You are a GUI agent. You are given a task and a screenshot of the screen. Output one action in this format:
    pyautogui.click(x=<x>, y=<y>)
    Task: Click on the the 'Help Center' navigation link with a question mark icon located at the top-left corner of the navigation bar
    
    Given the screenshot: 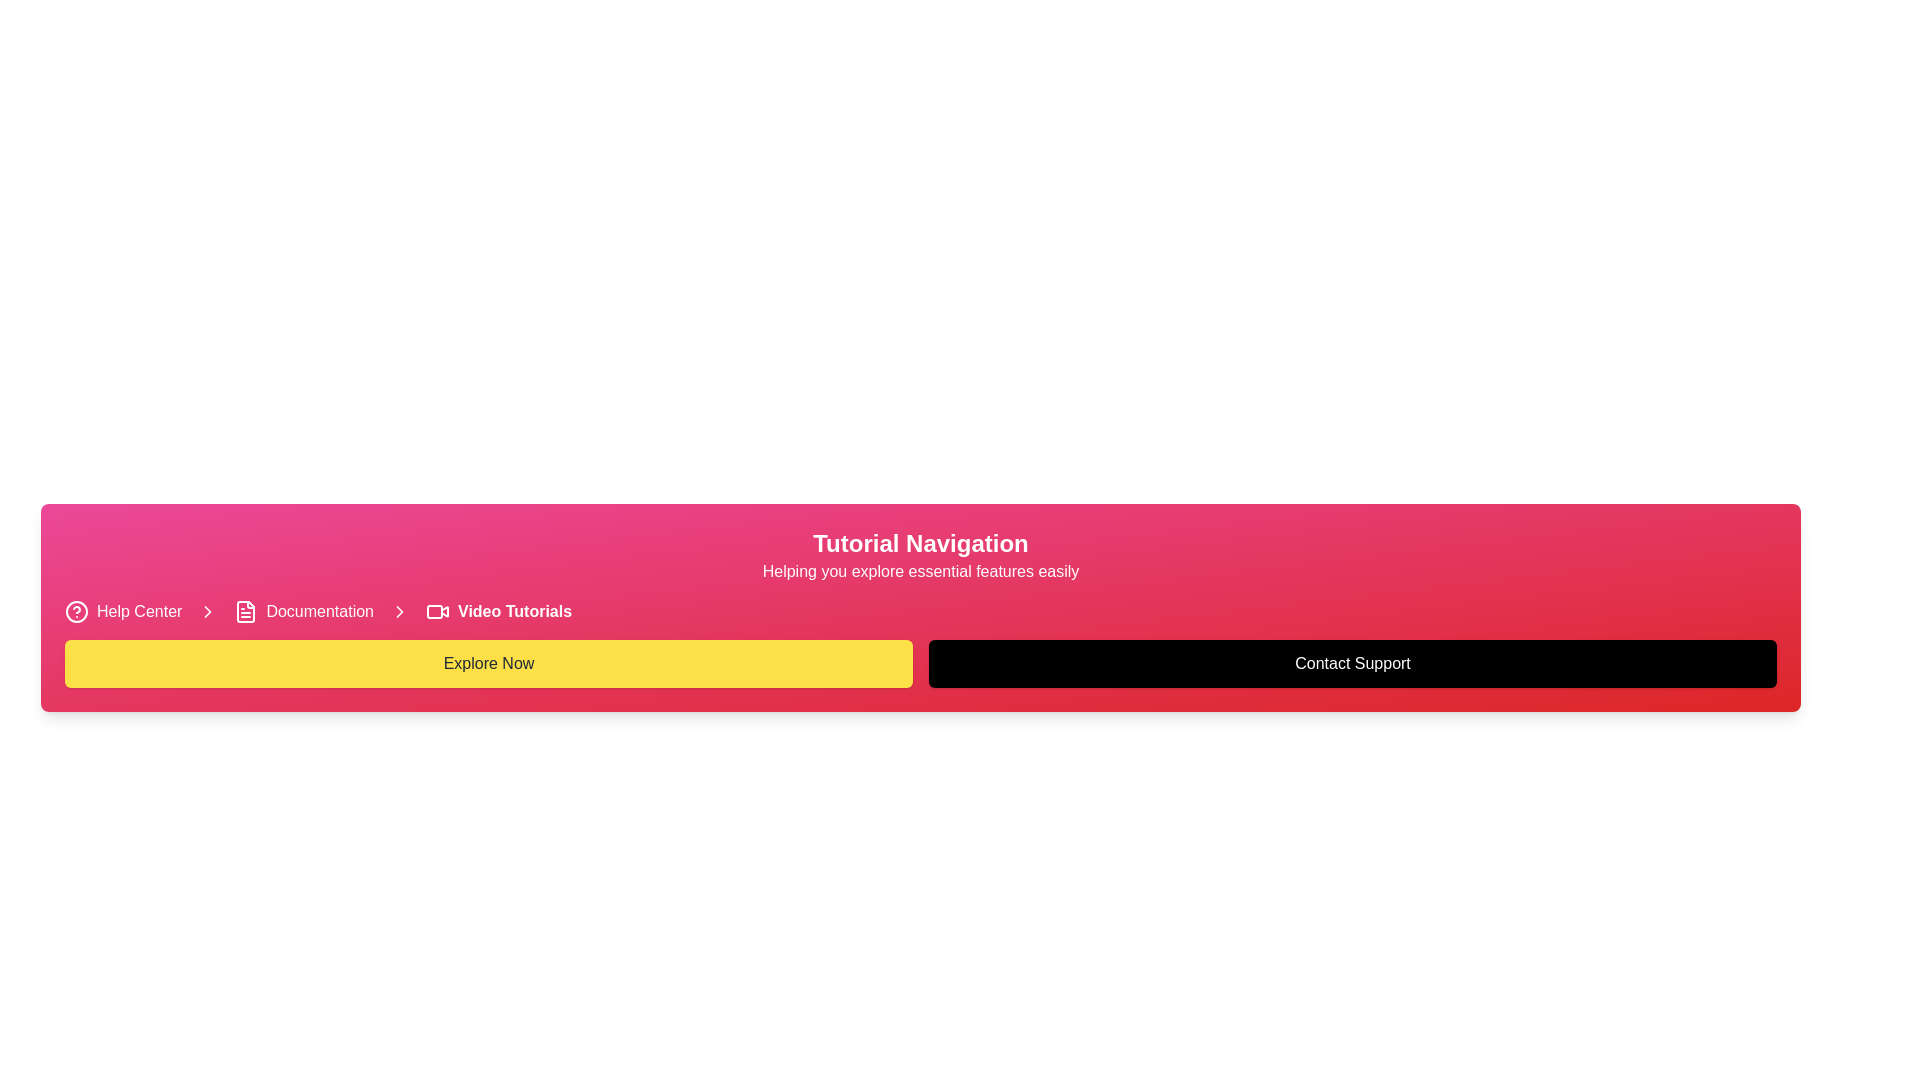 What is the action you would take?
    pyautogui.click(x=122, y=611)
    